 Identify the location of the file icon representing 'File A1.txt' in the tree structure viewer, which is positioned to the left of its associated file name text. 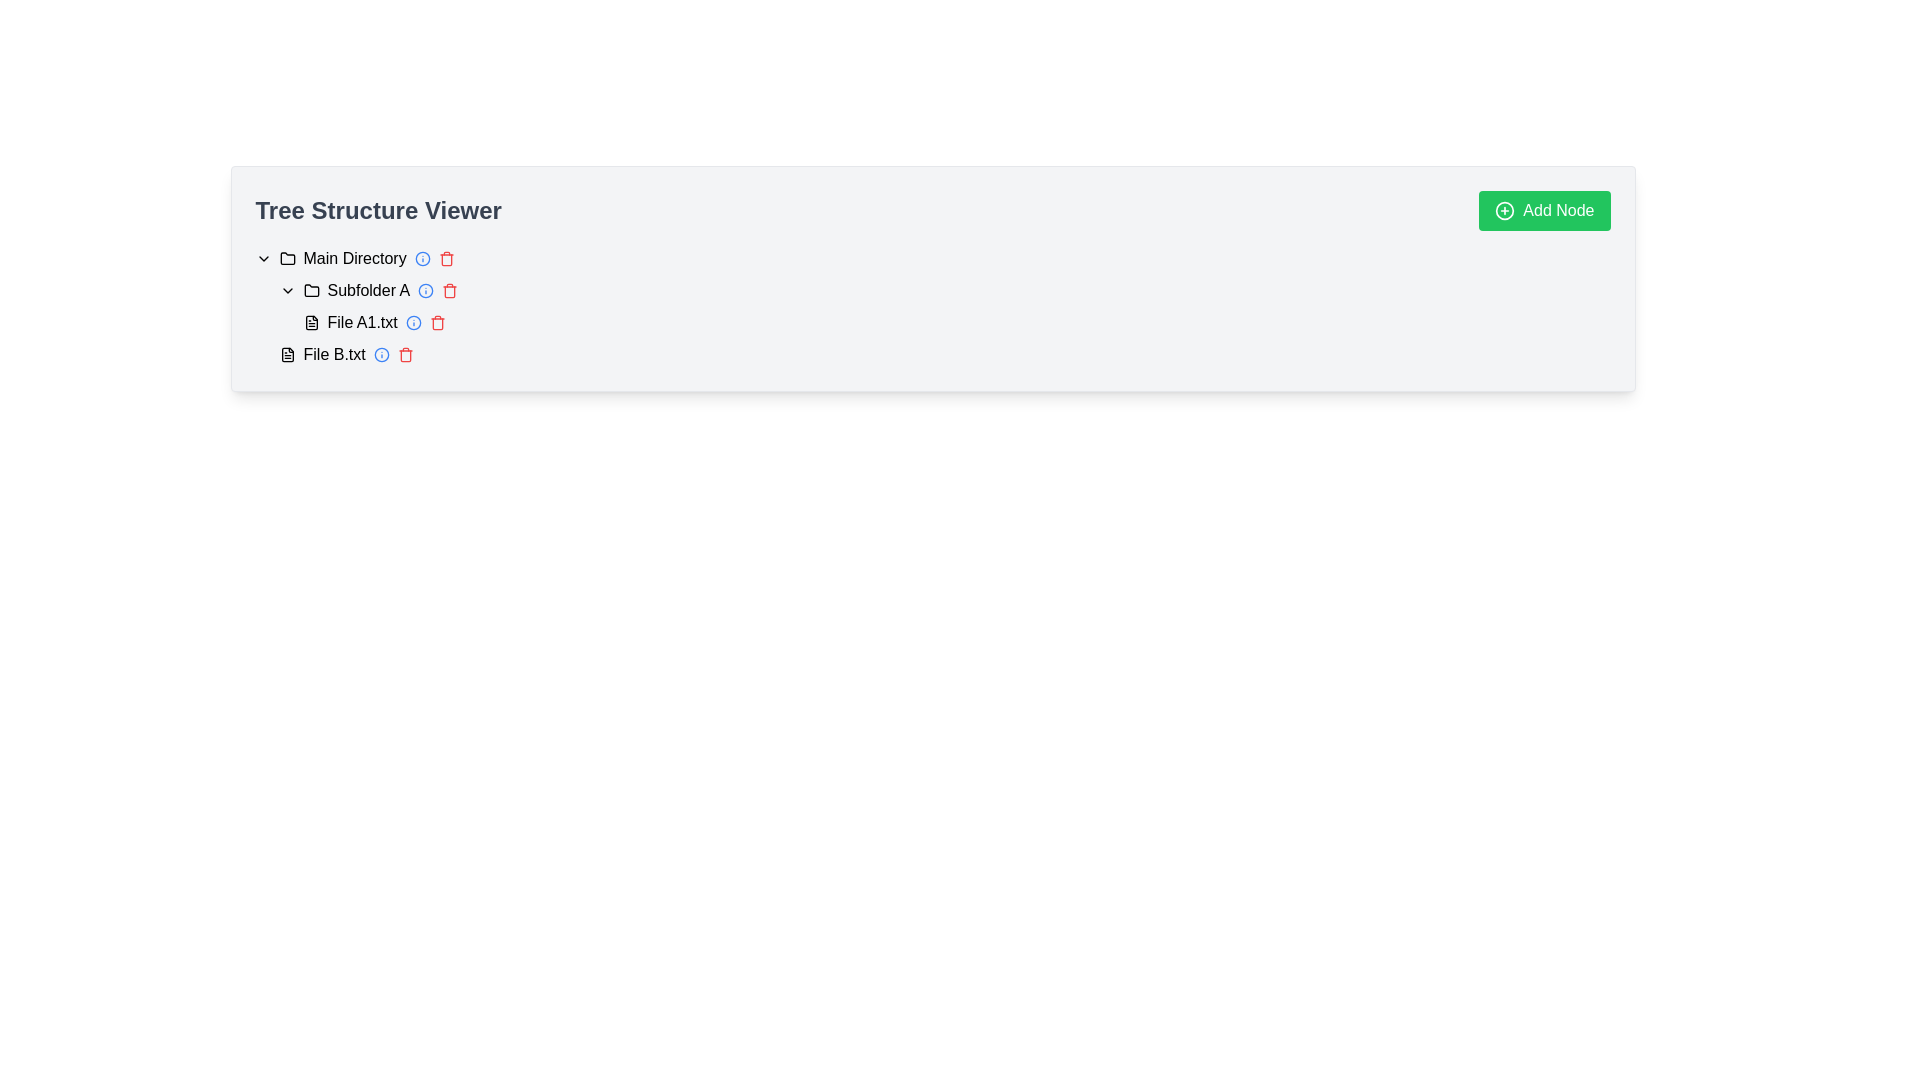
(310, 322).